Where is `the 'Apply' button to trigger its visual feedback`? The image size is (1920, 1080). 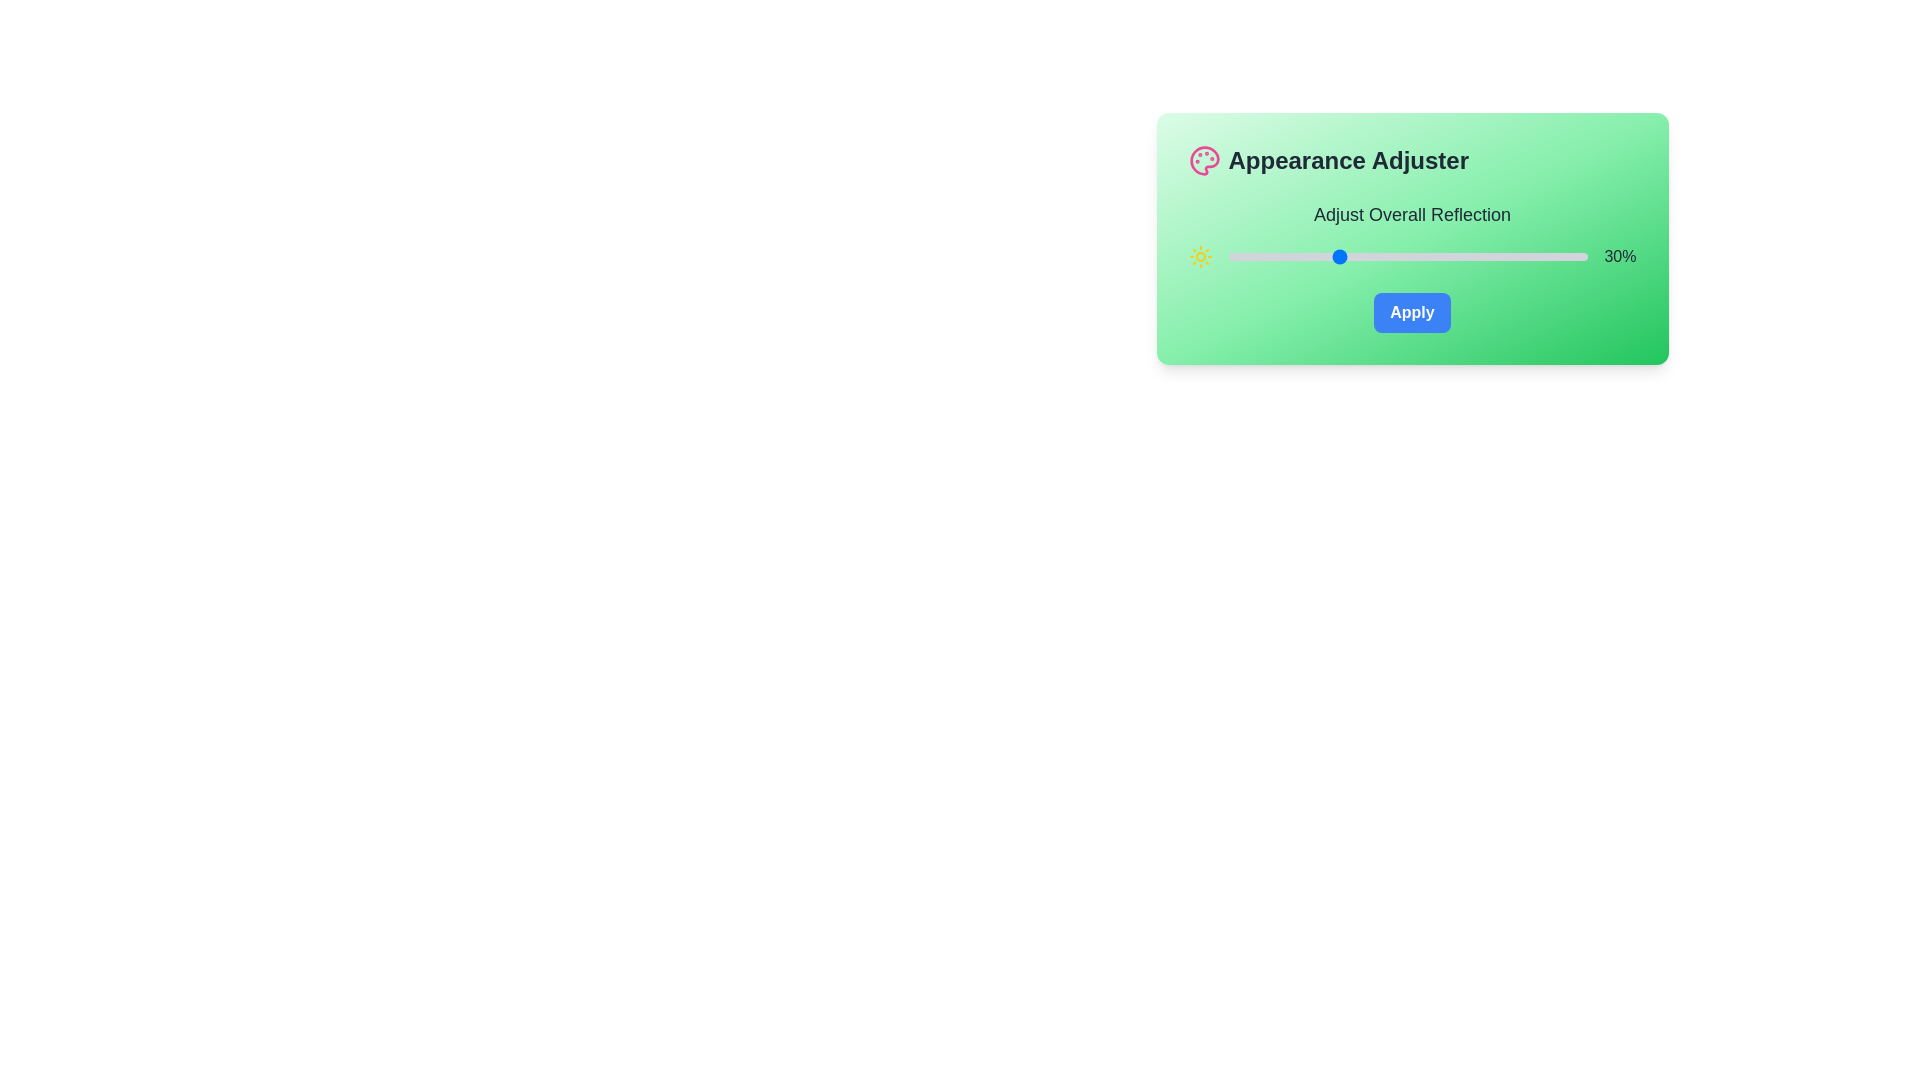 the 'Apply' button to trigger its visual feedback is located at coordinates (1411, 312).